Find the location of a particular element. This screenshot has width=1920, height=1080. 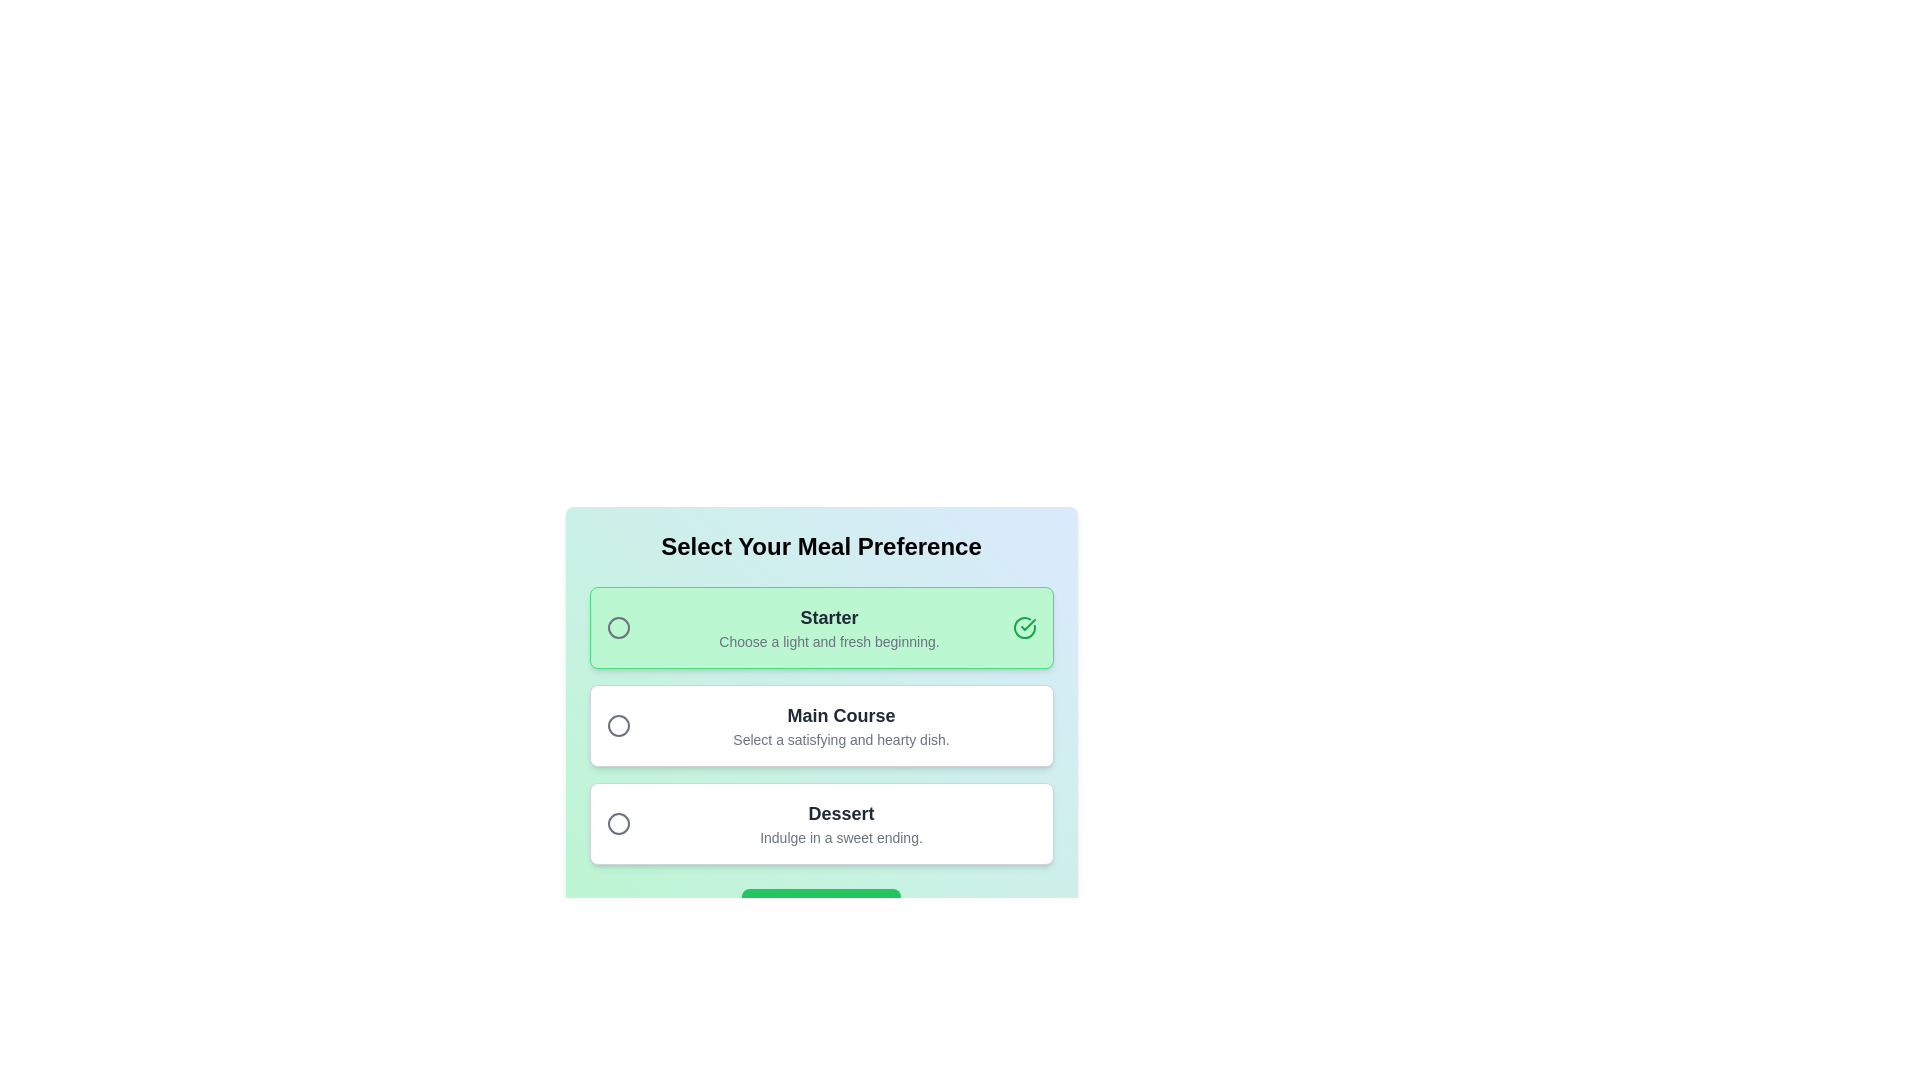

the SVG circle used as a radio button for the 'Dessert' option is located at coordinates (617, 824).